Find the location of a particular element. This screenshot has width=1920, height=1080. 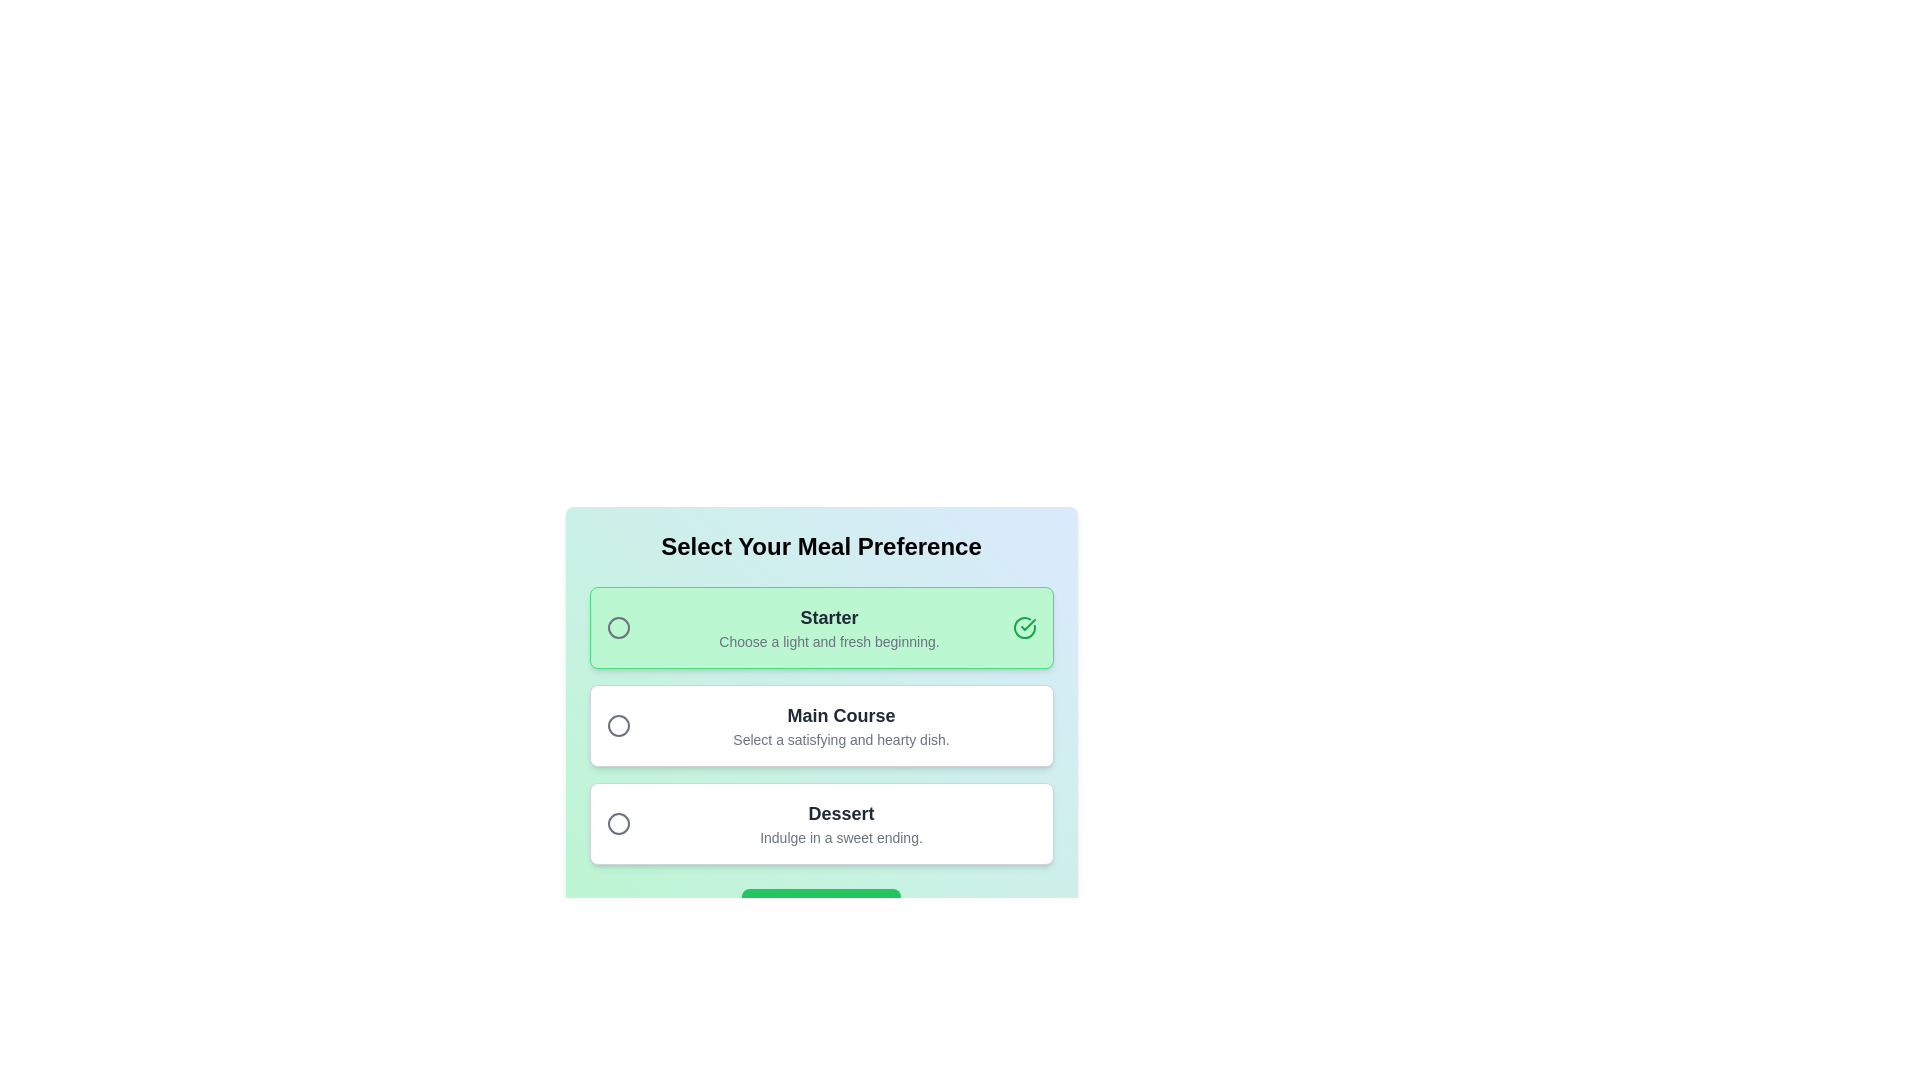

the SVG circle used as a radio button for the 'Dessert' option is located at coordinates (617, 824).